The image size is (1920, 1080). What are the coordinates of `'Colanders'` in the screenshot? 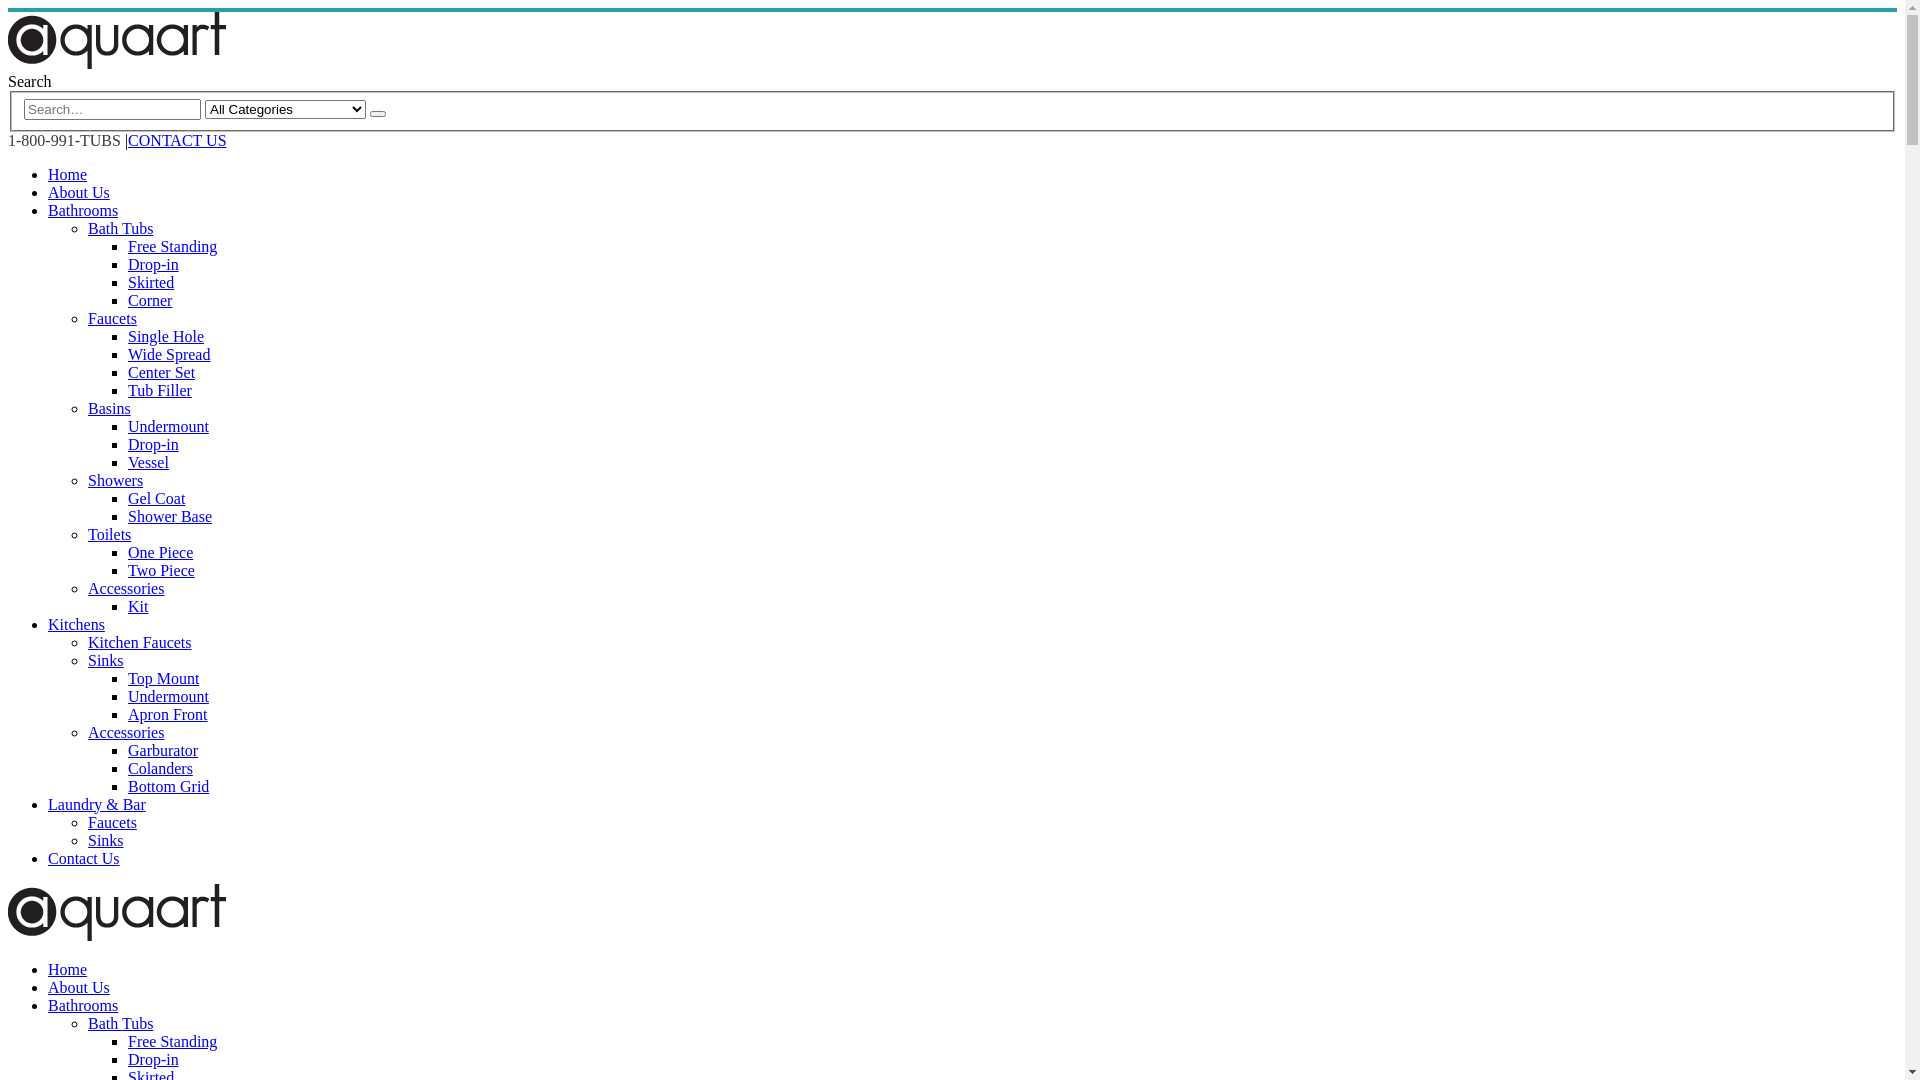 It's located at (127, 767).